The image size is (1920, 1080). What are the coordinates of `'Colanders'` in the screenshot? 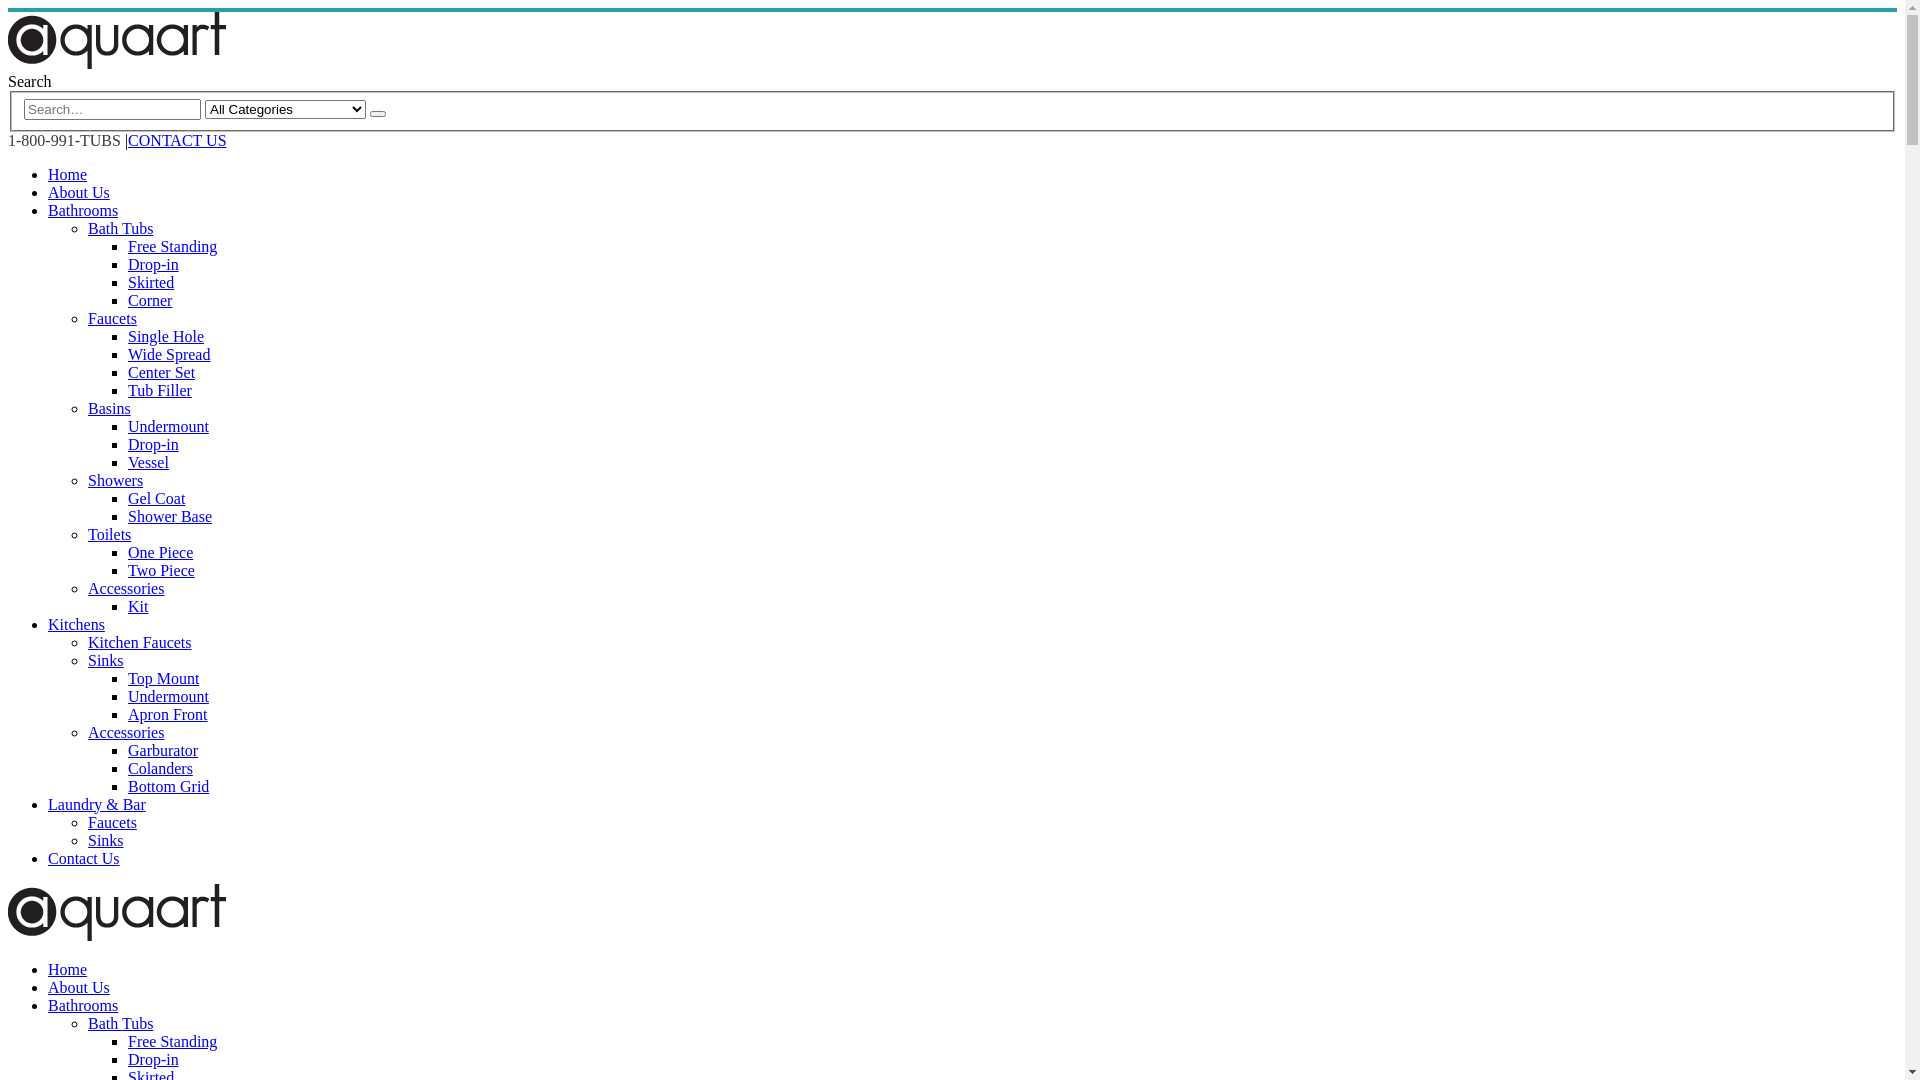 It's located at (127, 767).